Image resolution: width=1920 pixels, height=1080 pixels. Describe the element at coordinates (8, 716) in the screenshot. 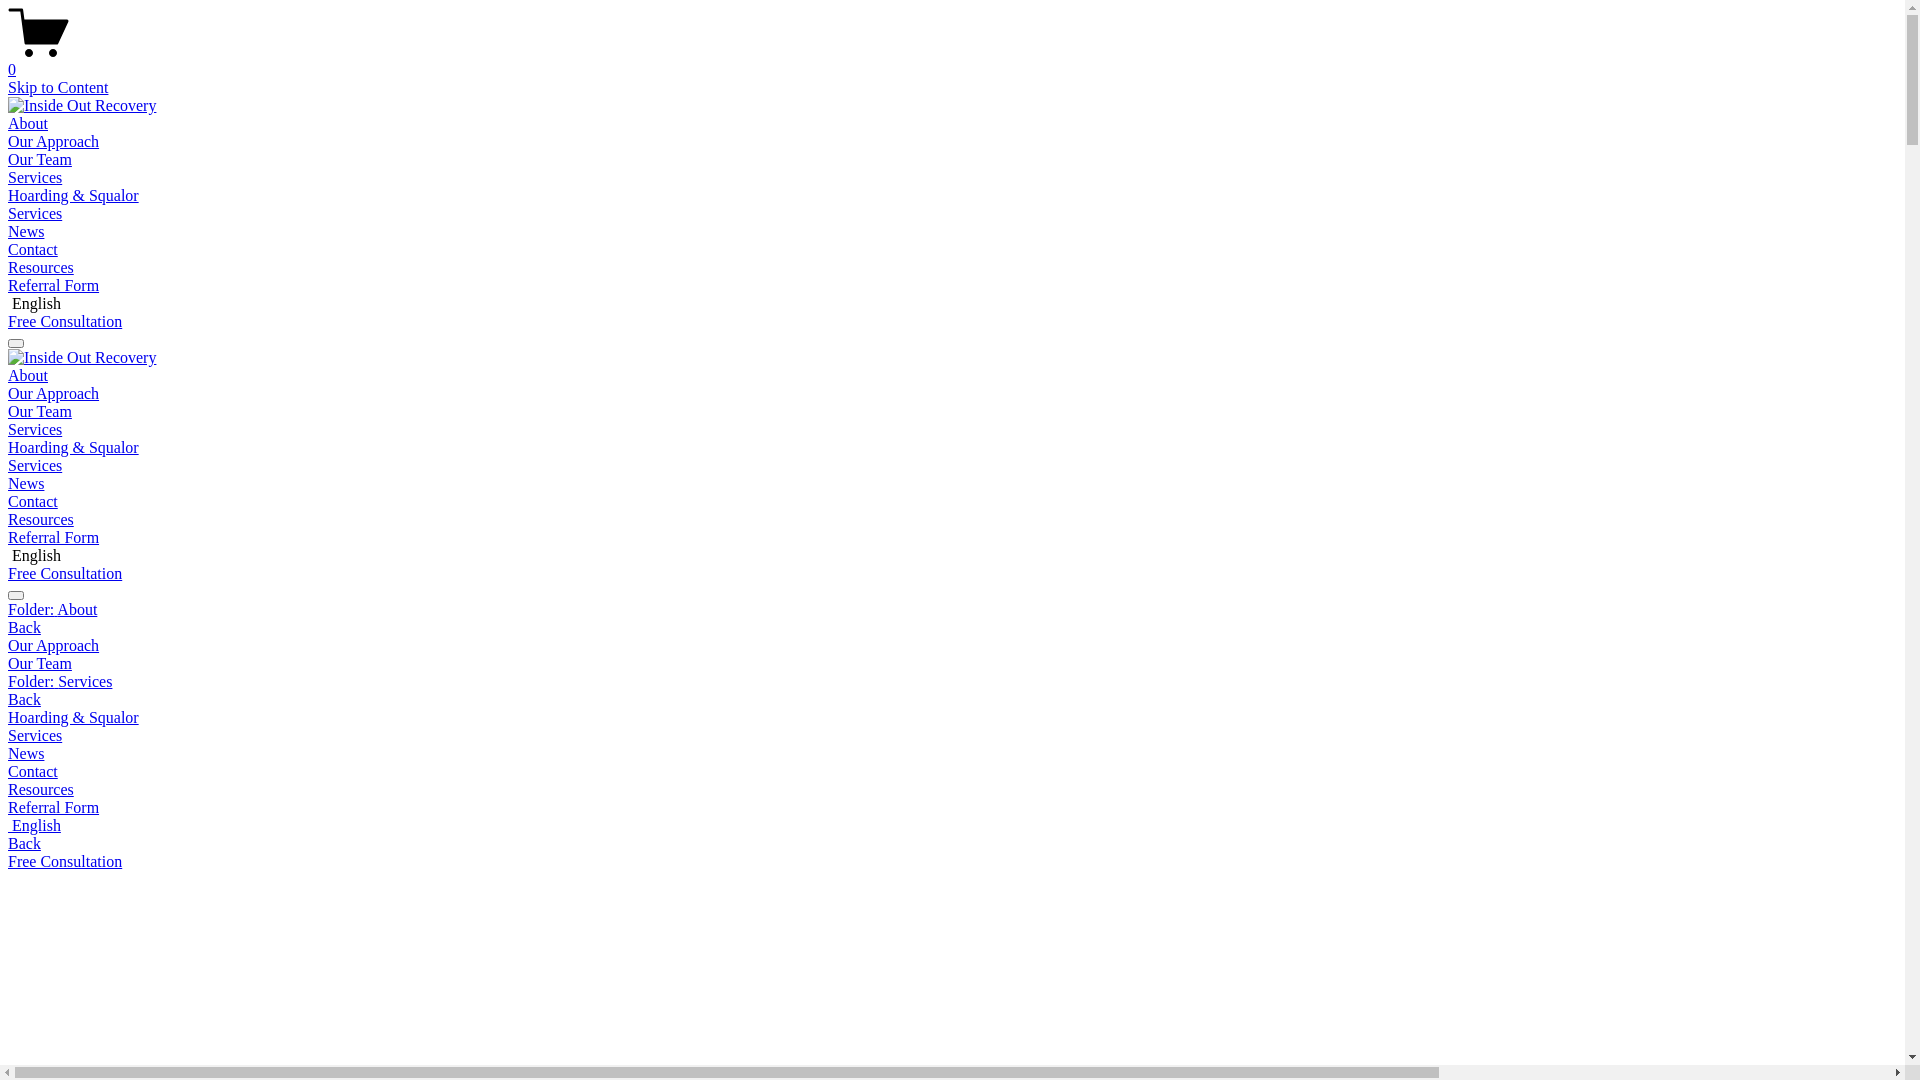

I see `'Hoarding & Squalor'` at that location.